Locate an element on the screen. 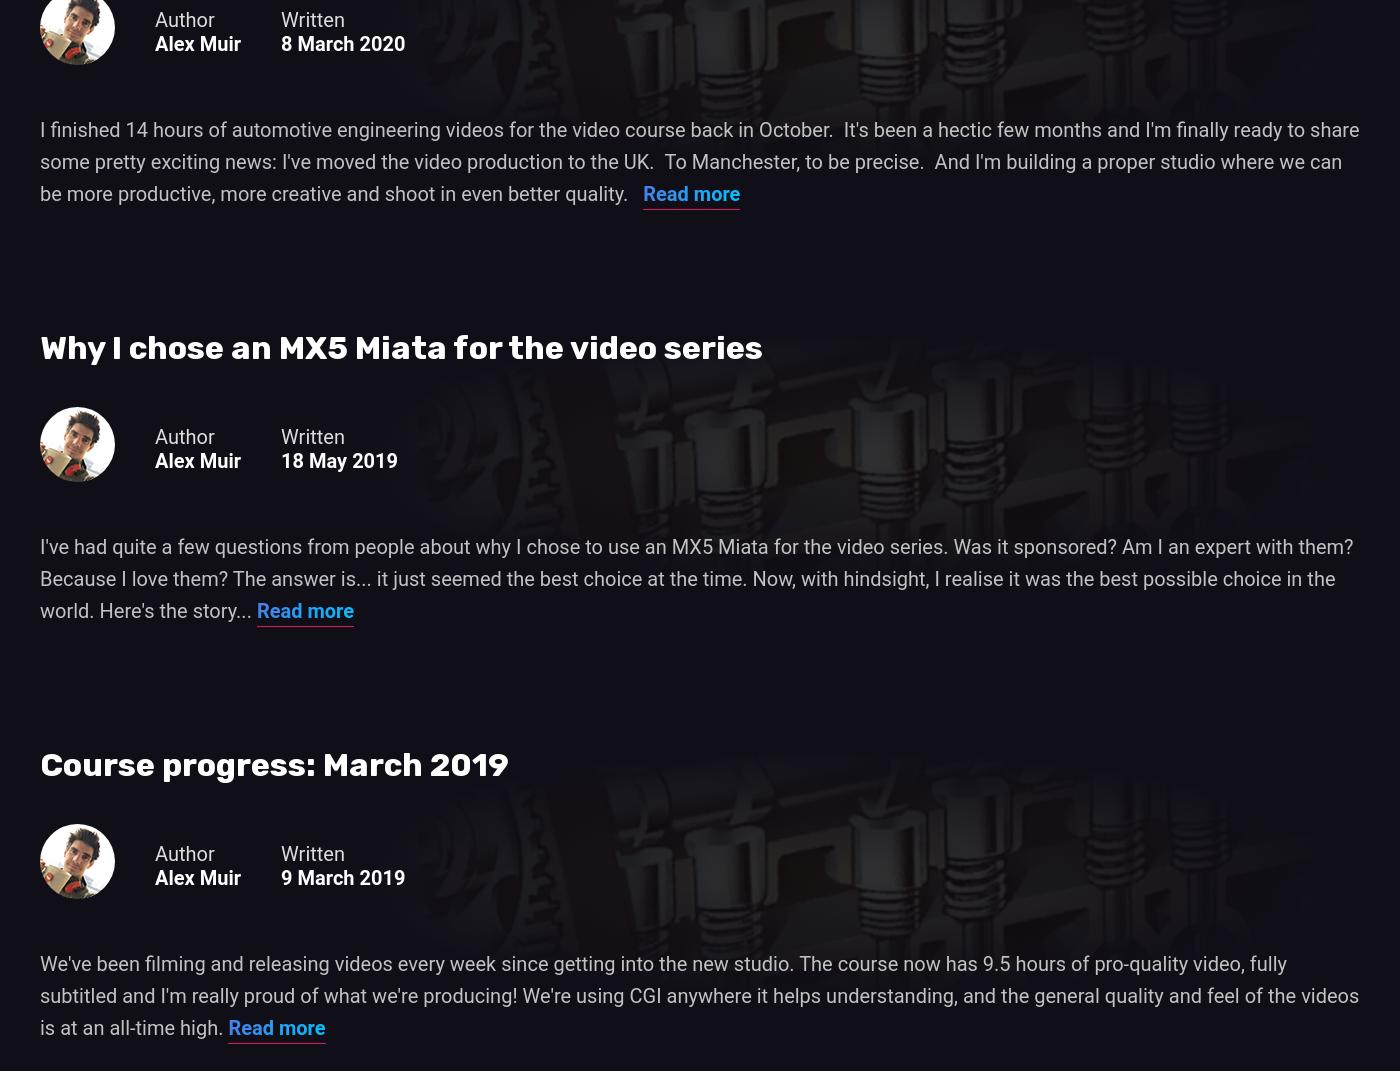 This screenshot has width=1400, height=1071. 'I finished 14 hours of automotive engineering videos for the video course back in October.  It's been a hectic few months and I'm finally ready to share some pretty exciting news: I've moved the video production to the UK.  To Manchester, to be precise.  And I'm building a proper studio where we can be more productive, more creative and shoot in even better quality.' is located at coordinates (40, 161).